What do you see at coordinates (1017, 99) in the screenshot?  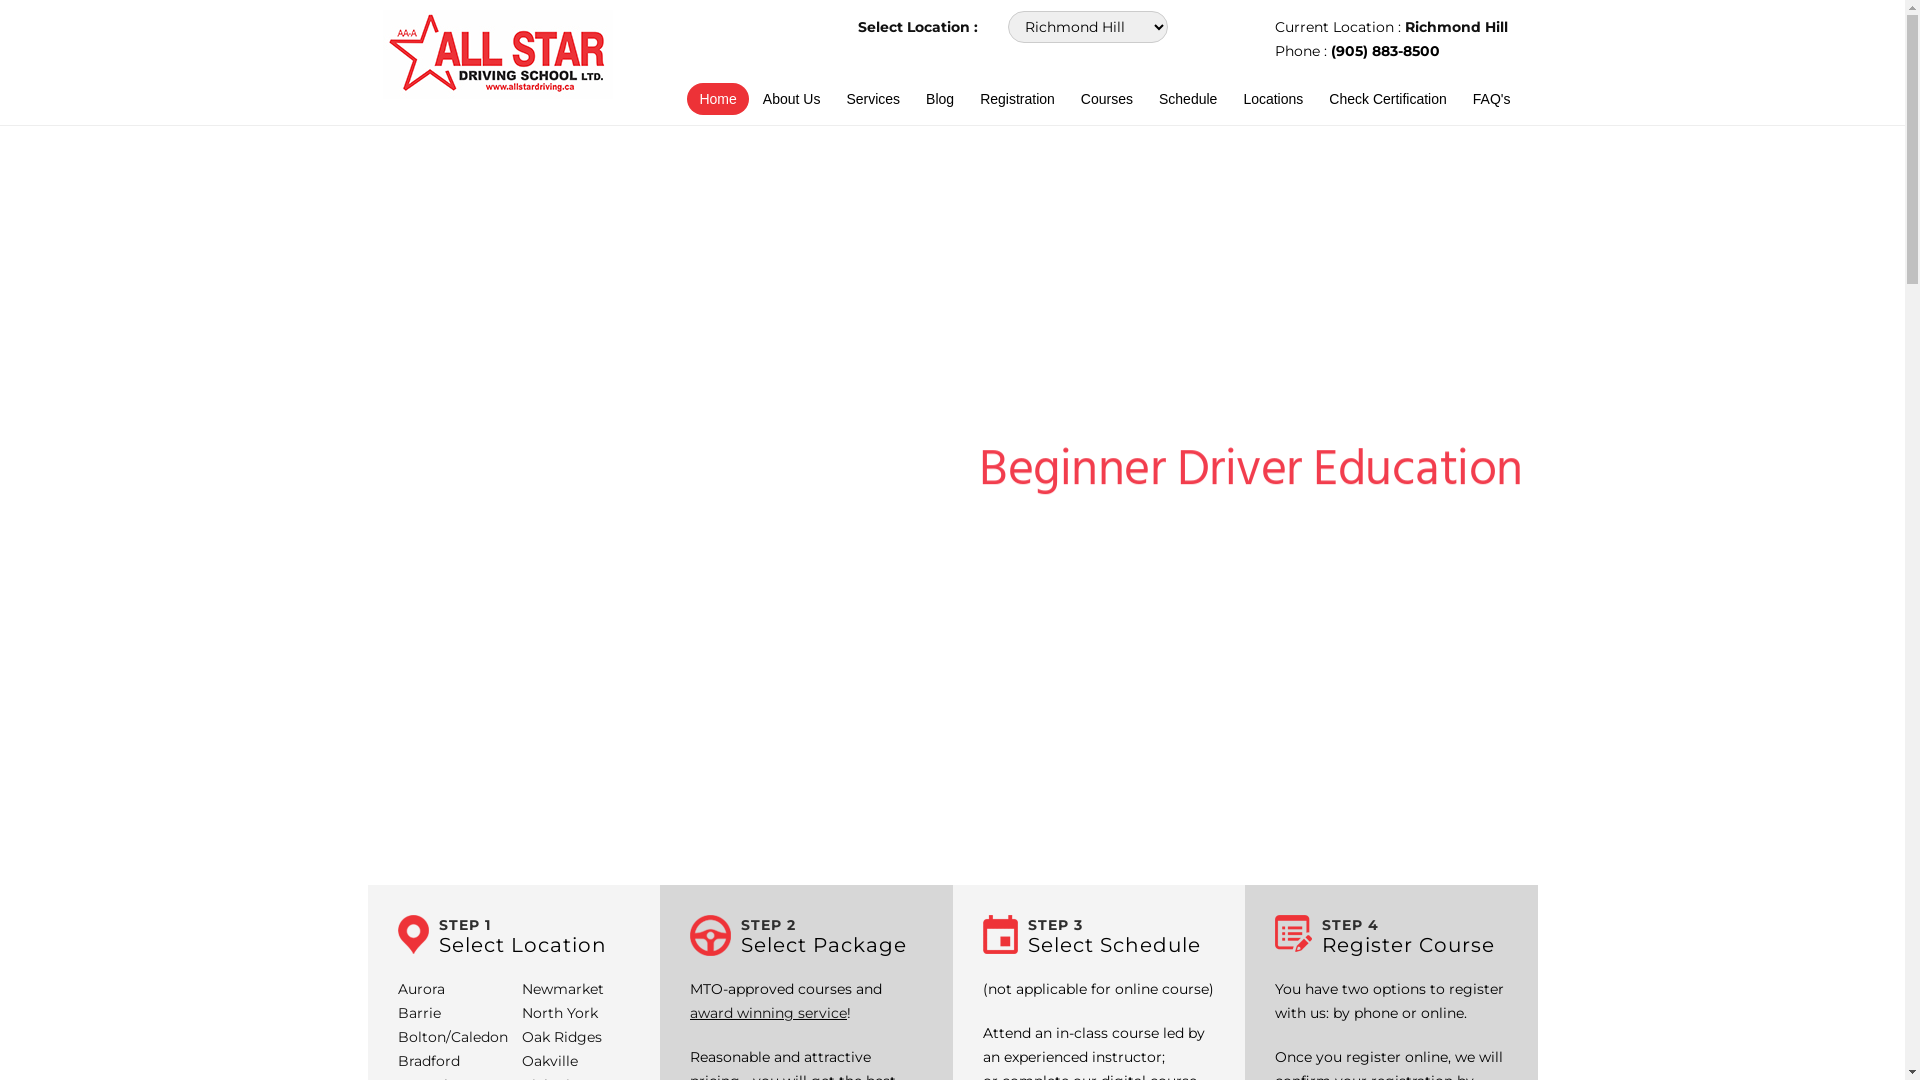 I see `'Registration'` at bounding box center [1017, 99].